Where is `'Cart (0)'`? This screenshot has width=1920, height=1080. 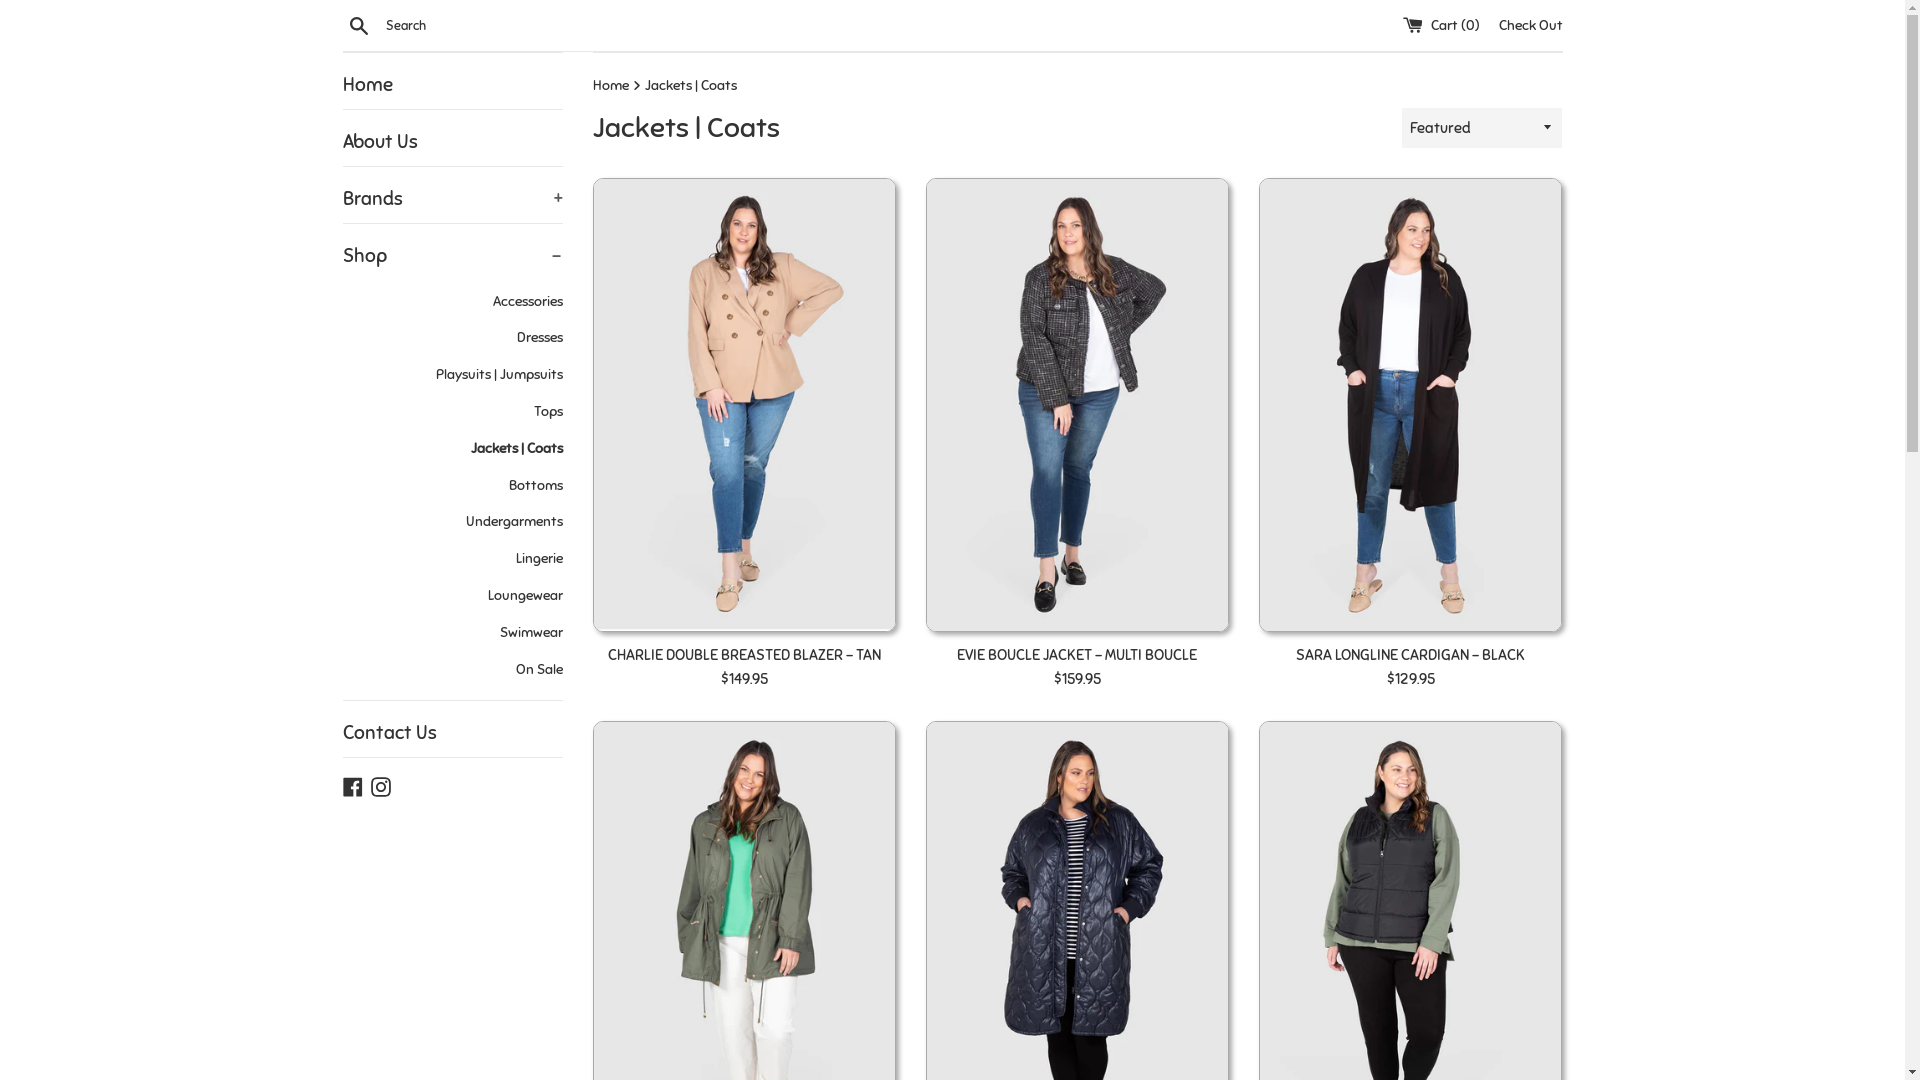
'Cart (0)' is located at coordinates (1400, 24).